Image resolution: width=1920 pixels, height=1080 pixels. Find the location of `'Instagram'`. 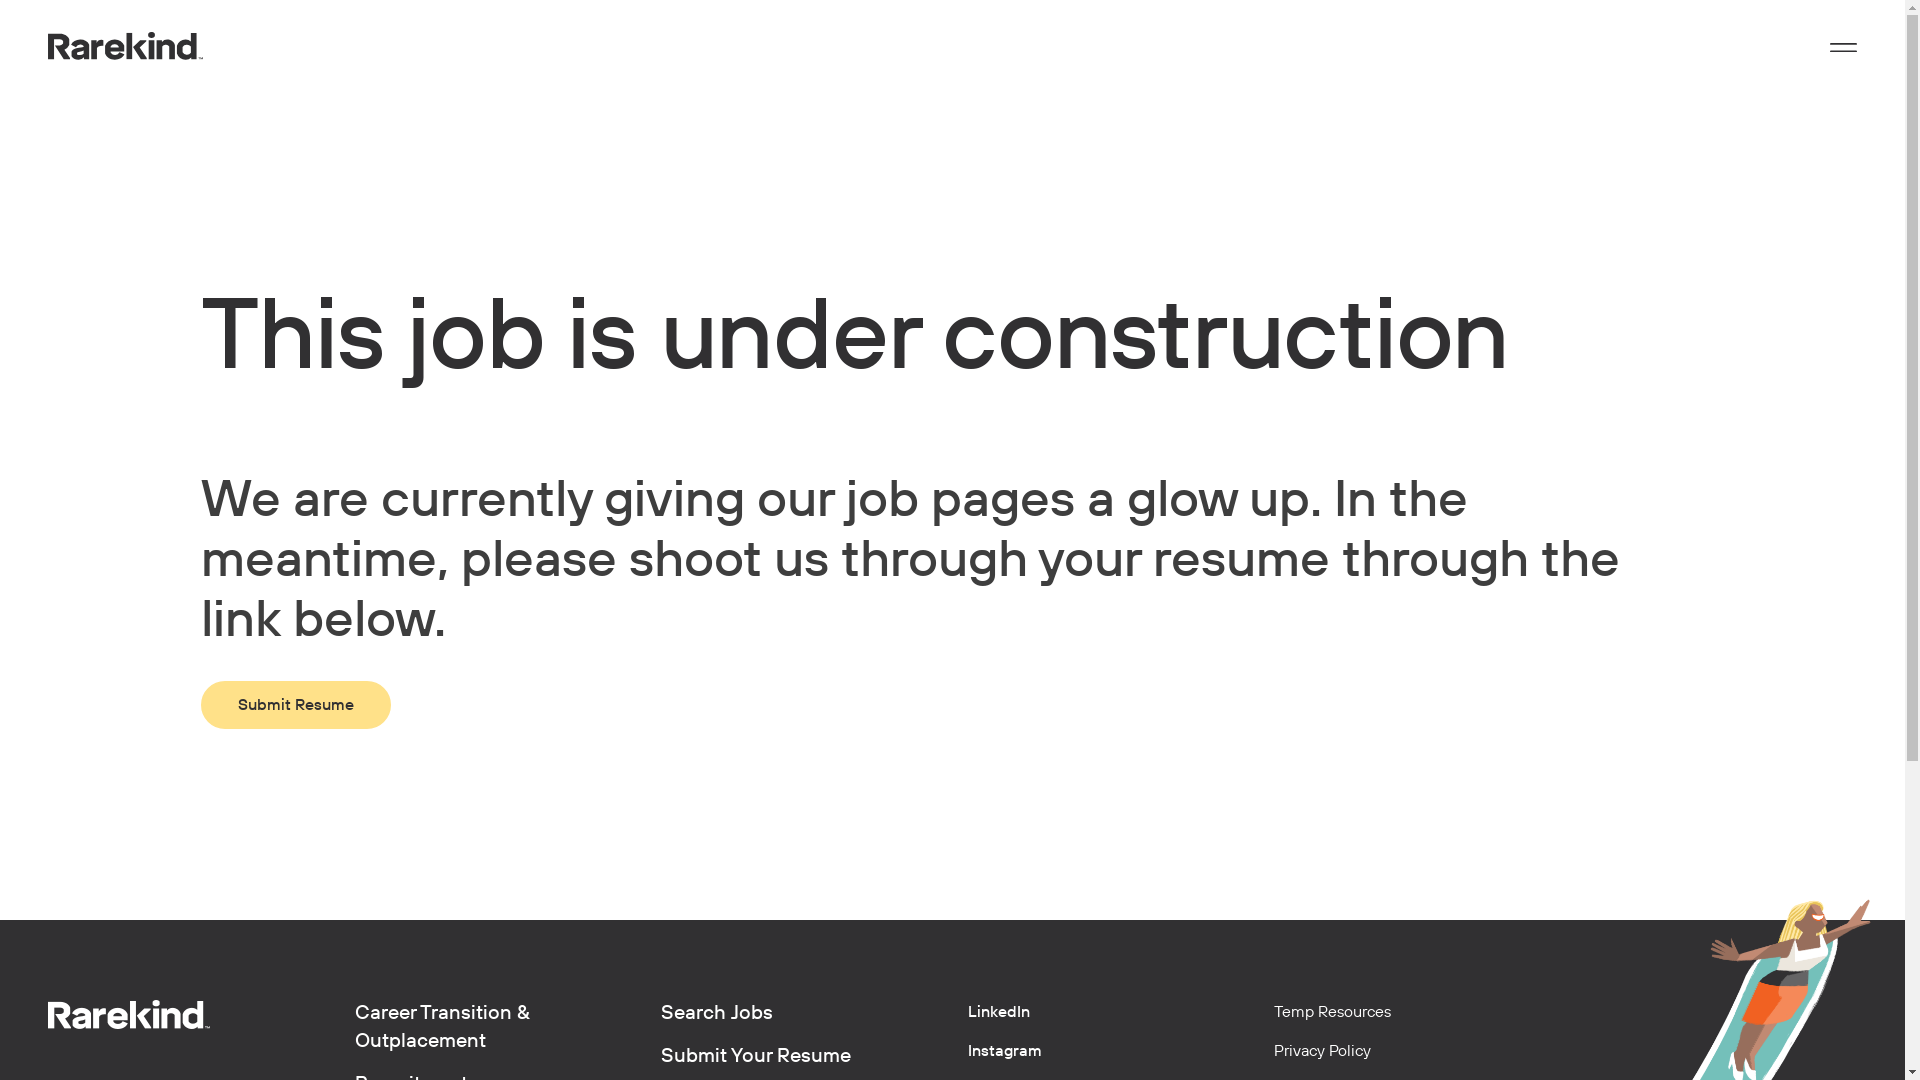

'Instagram' is located at coordinates (1004, 1049).